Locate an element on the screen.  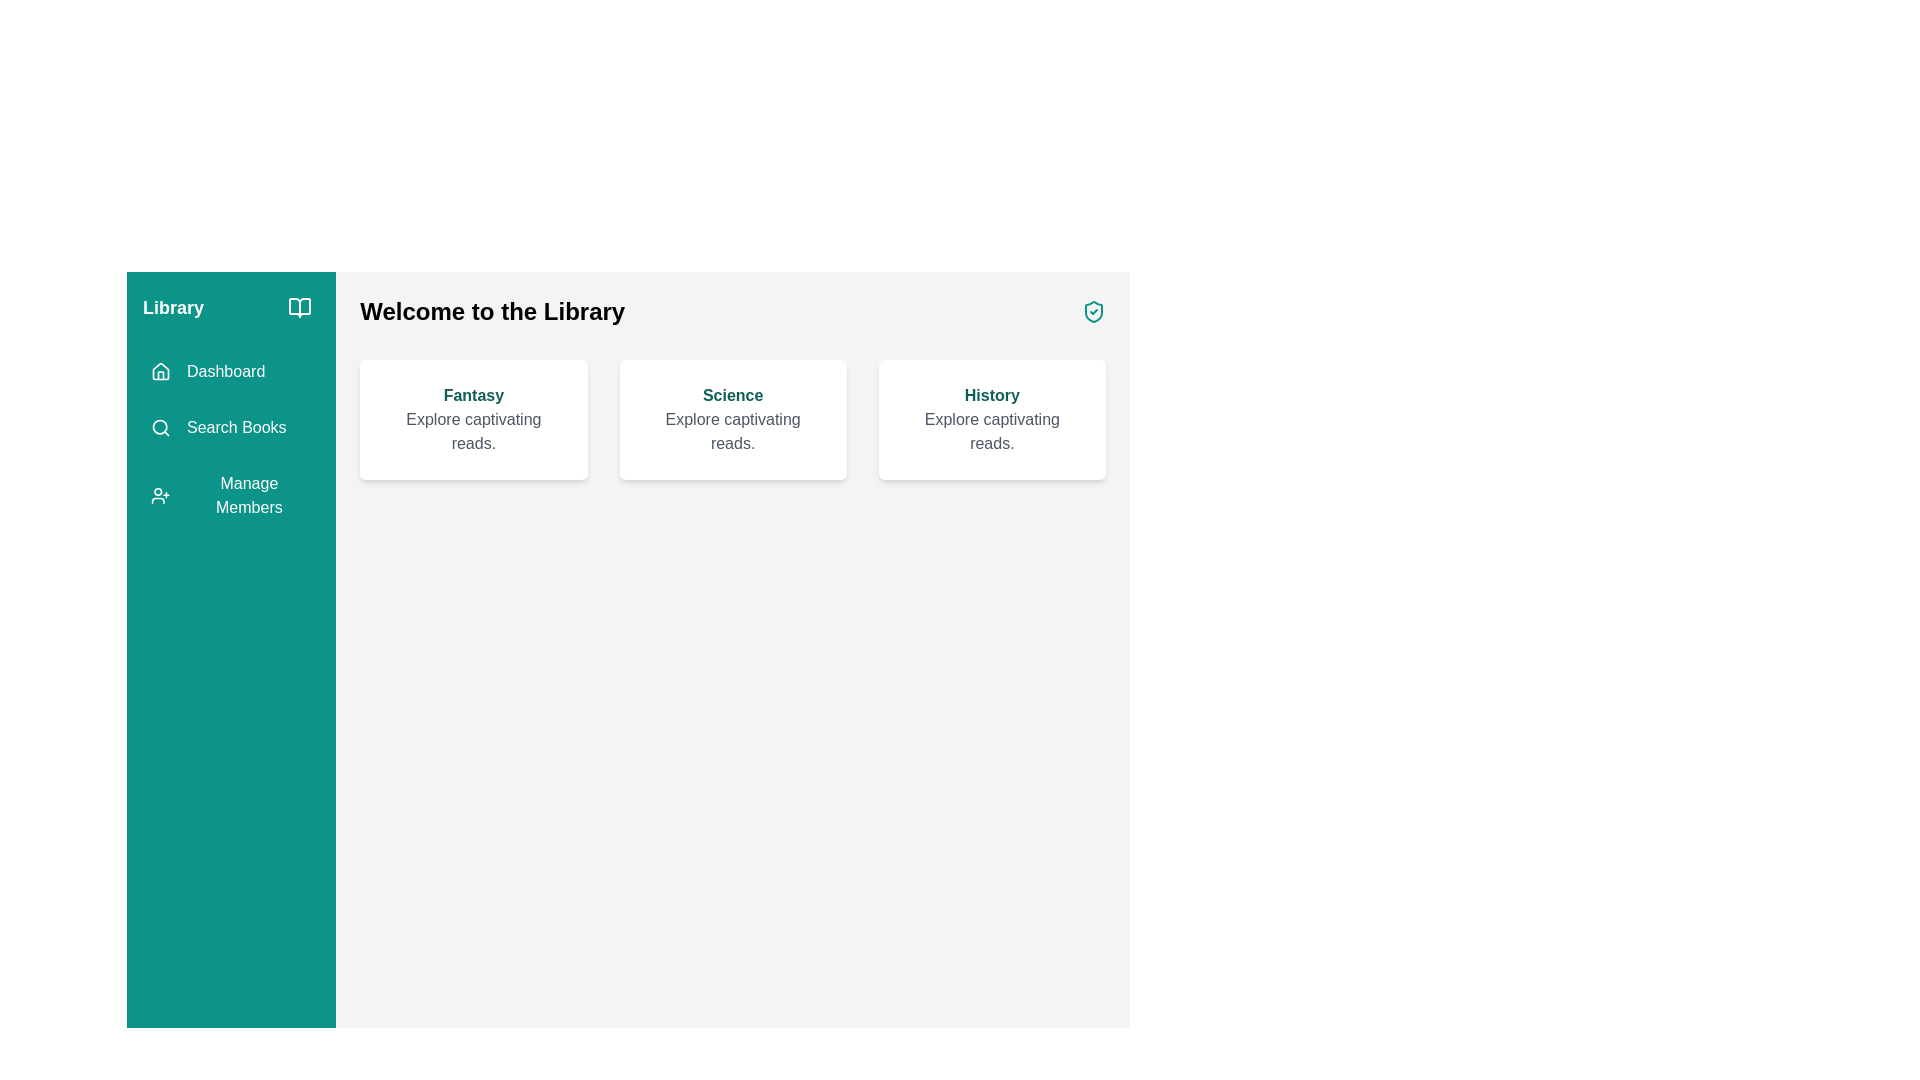
the navigation button that redirects users to the dashboard view of the application is located at coordinates (208, 371).